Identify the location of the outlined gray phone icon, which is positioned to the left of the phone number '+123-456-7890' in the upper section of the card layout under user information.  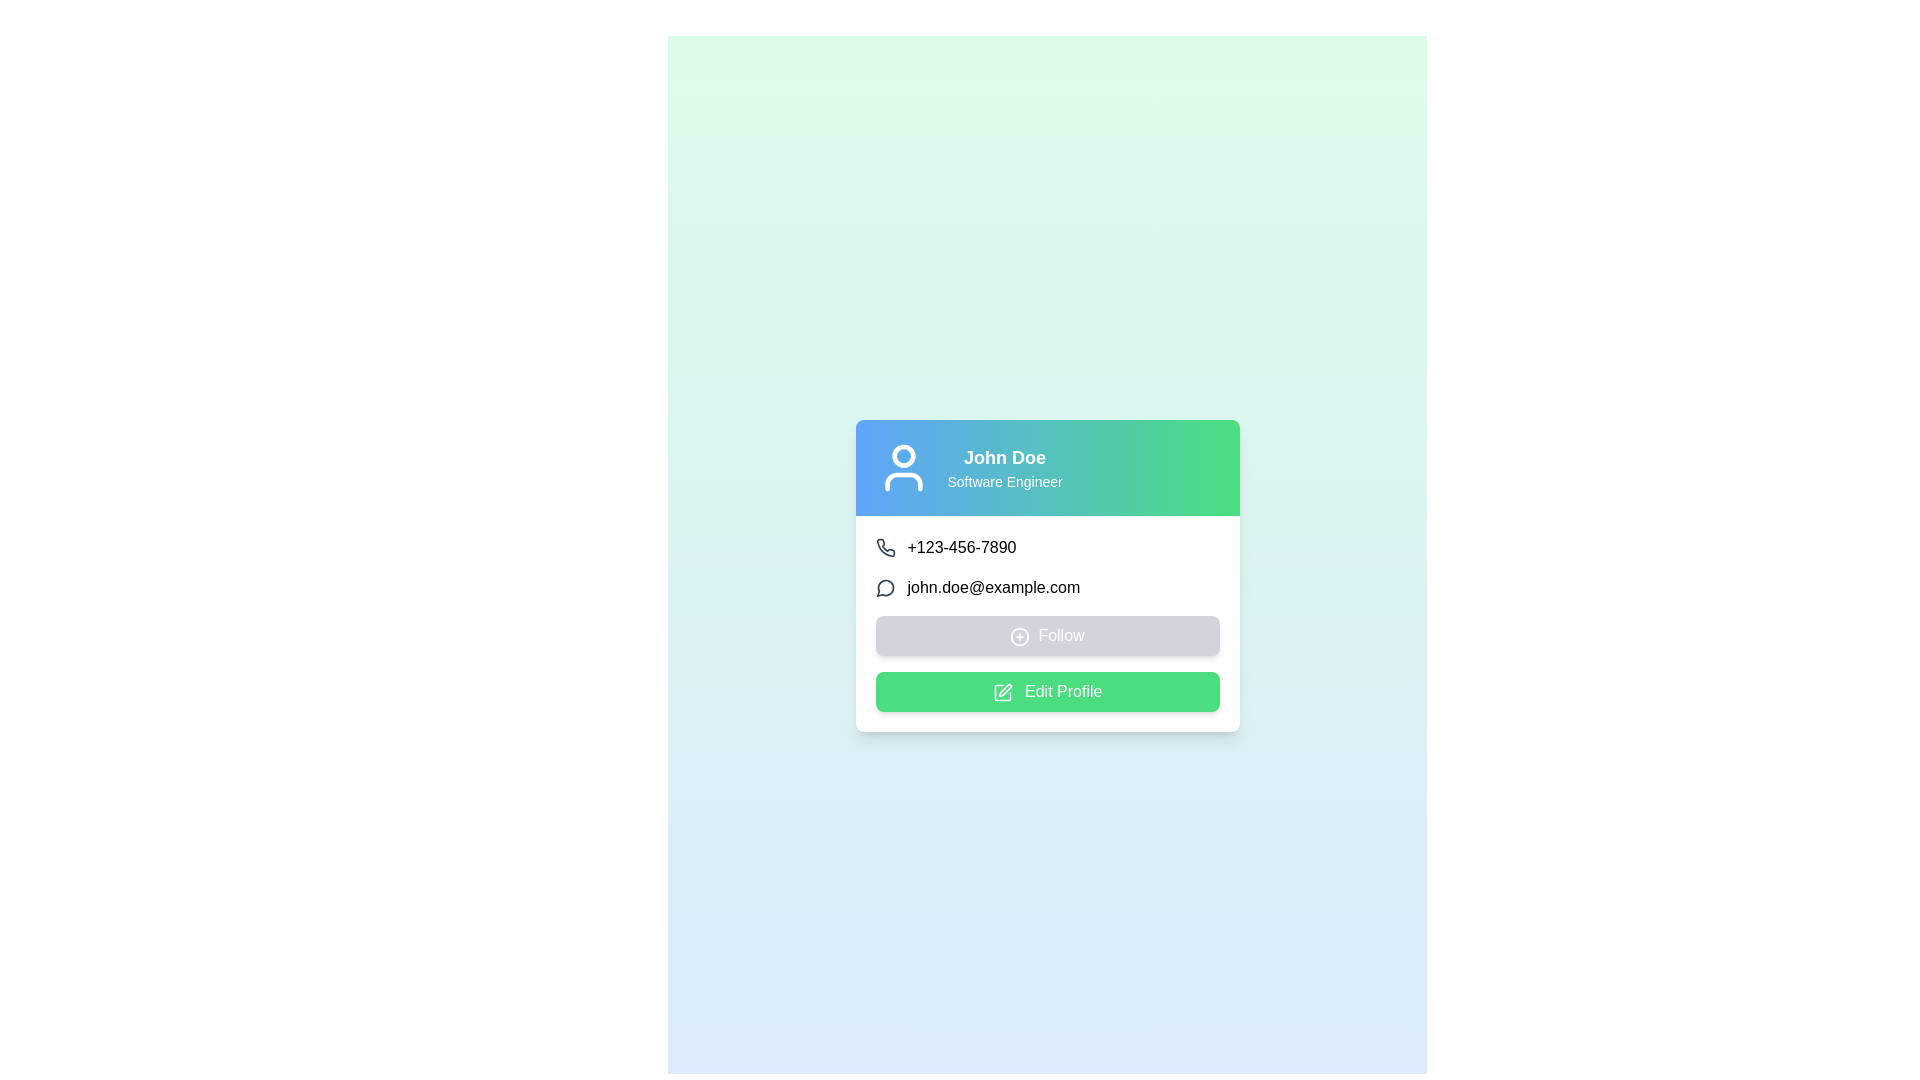
(884, 547).